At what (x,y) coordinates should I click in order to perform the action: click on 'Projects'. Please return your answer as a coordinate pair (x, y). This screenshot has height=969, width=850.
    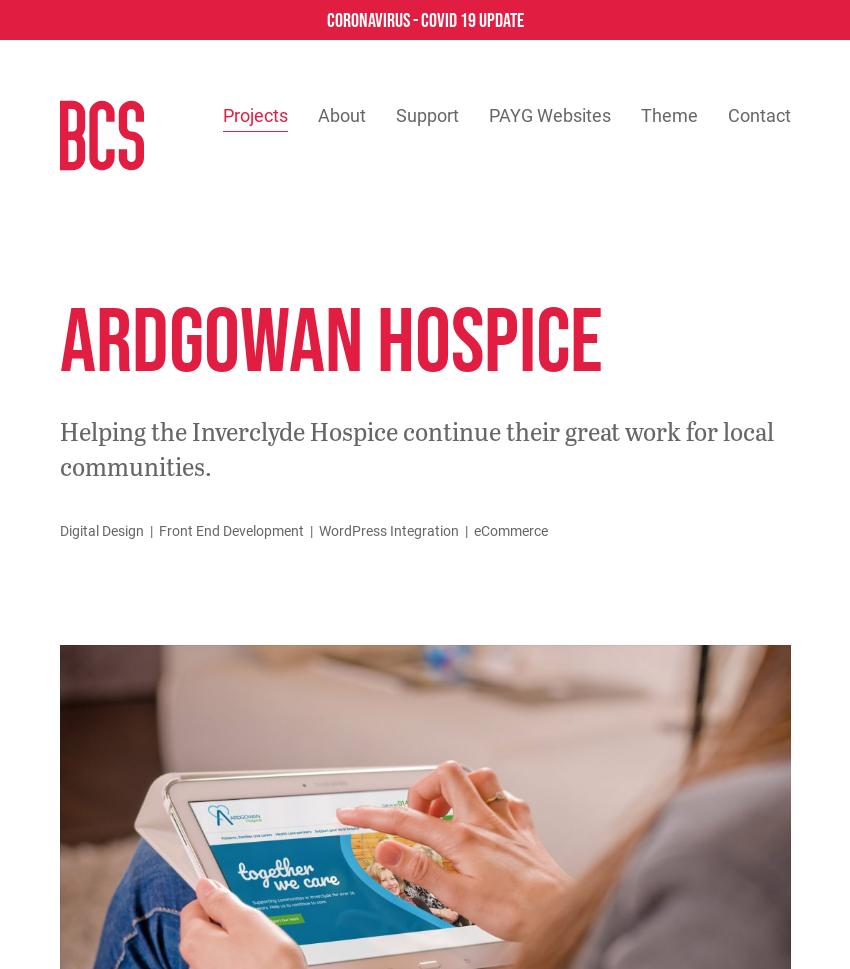
    Looking at the image, I should click on (254, 115).